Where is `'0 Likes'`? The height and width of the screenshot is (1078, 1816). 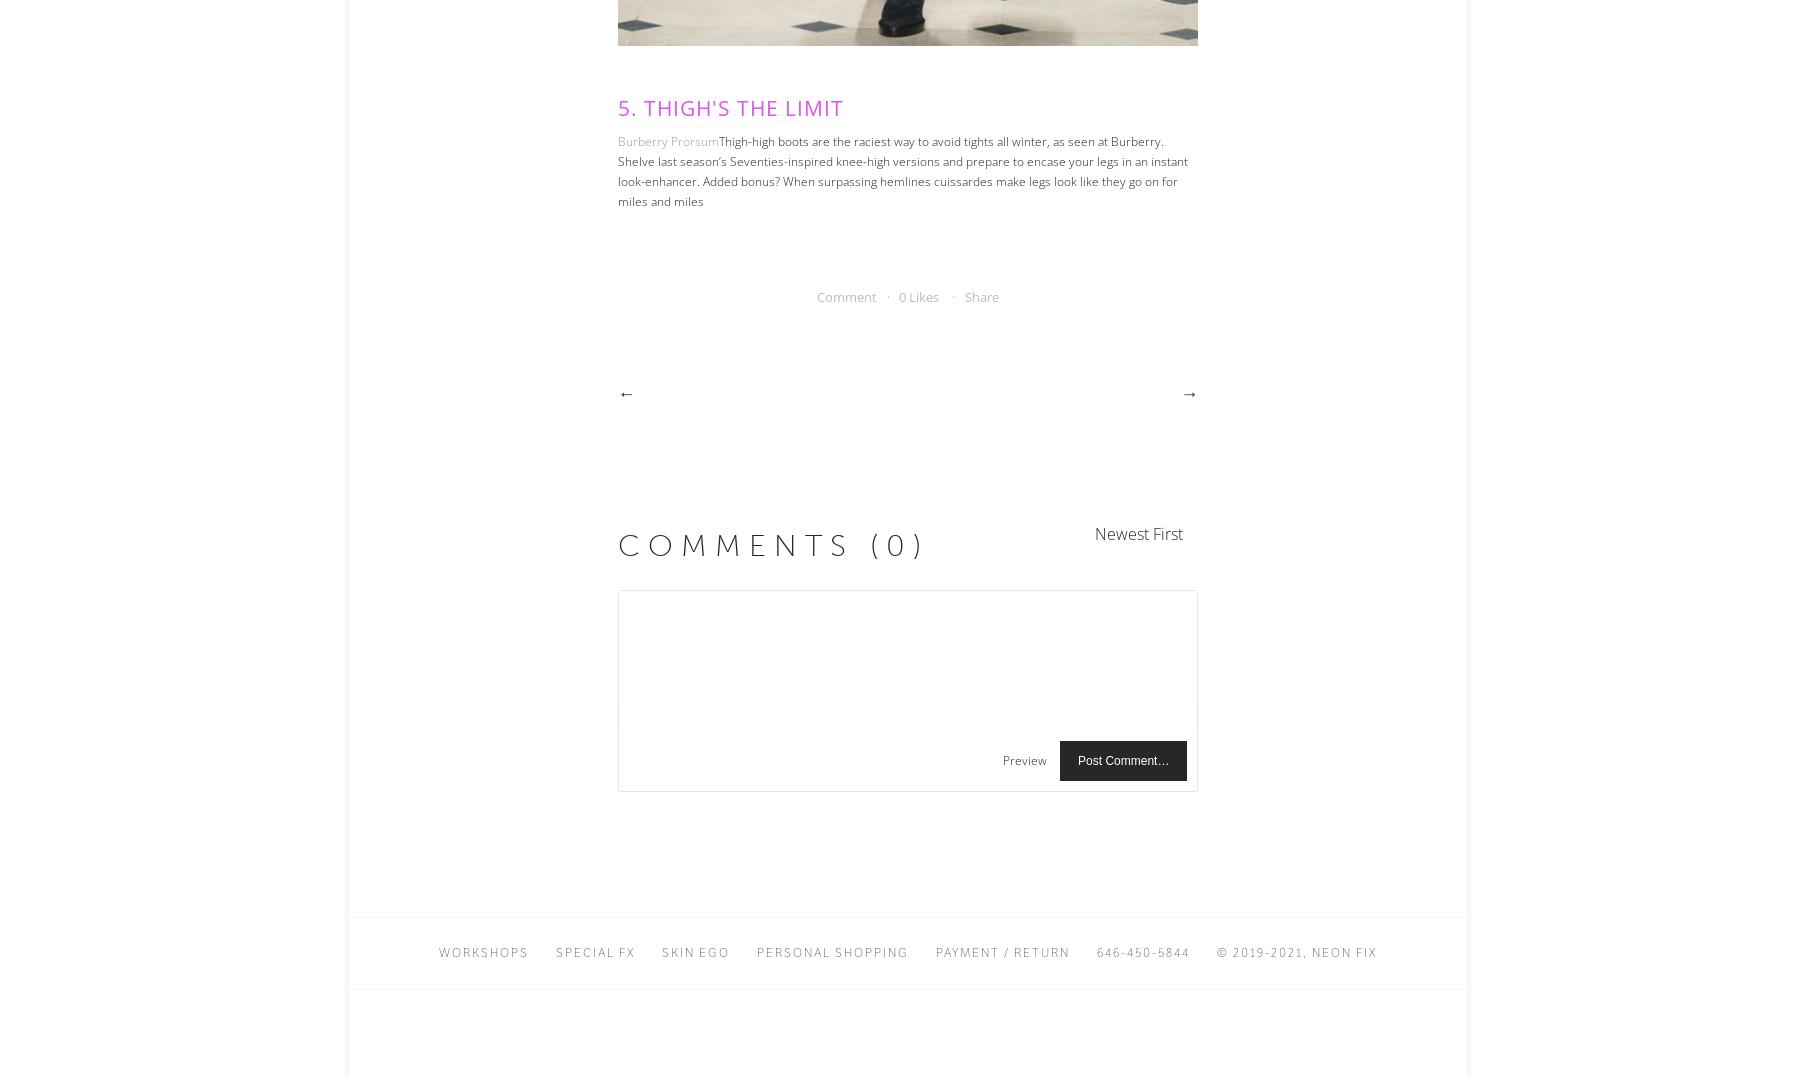 '0 Likes' is located at coordinates (919, 296).